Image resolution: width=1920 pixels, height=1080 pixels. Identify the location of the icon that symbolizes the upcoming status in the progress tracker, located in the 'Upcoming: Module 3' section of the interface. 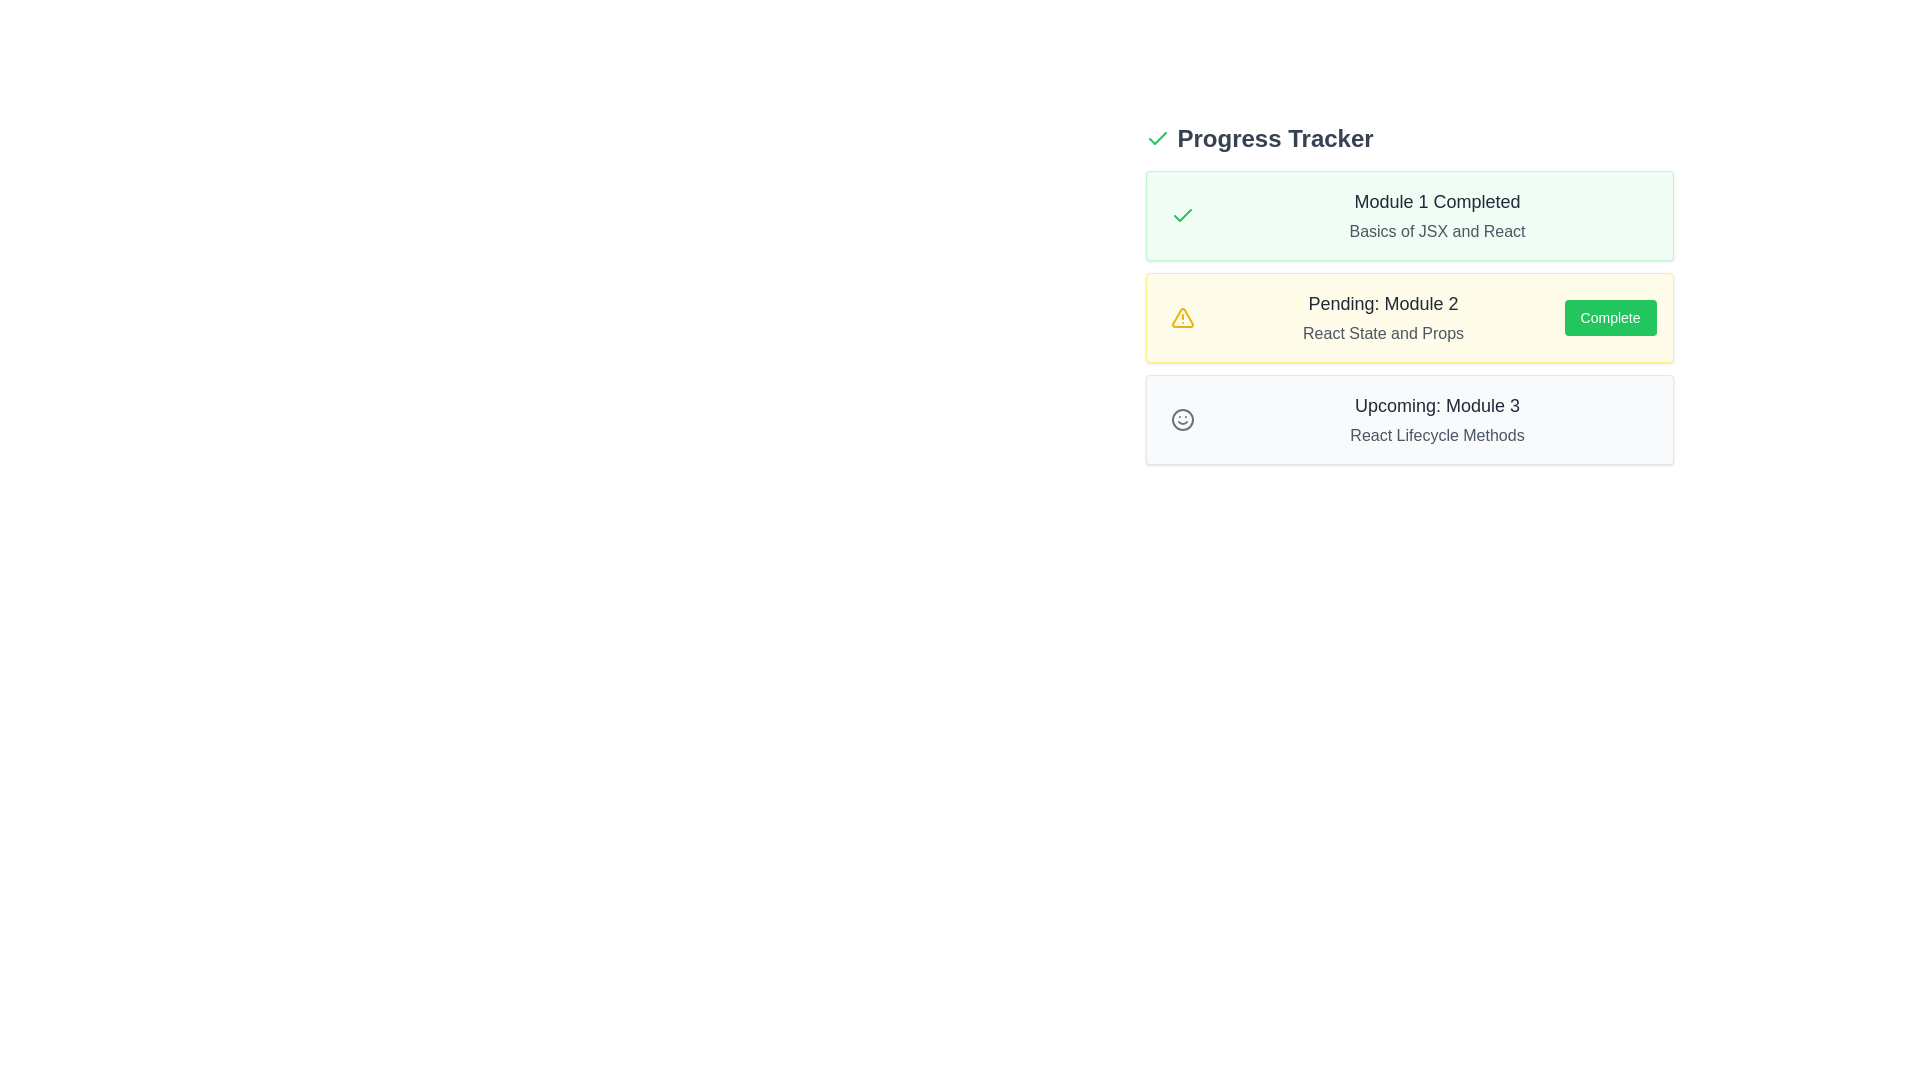
(1182, 419).